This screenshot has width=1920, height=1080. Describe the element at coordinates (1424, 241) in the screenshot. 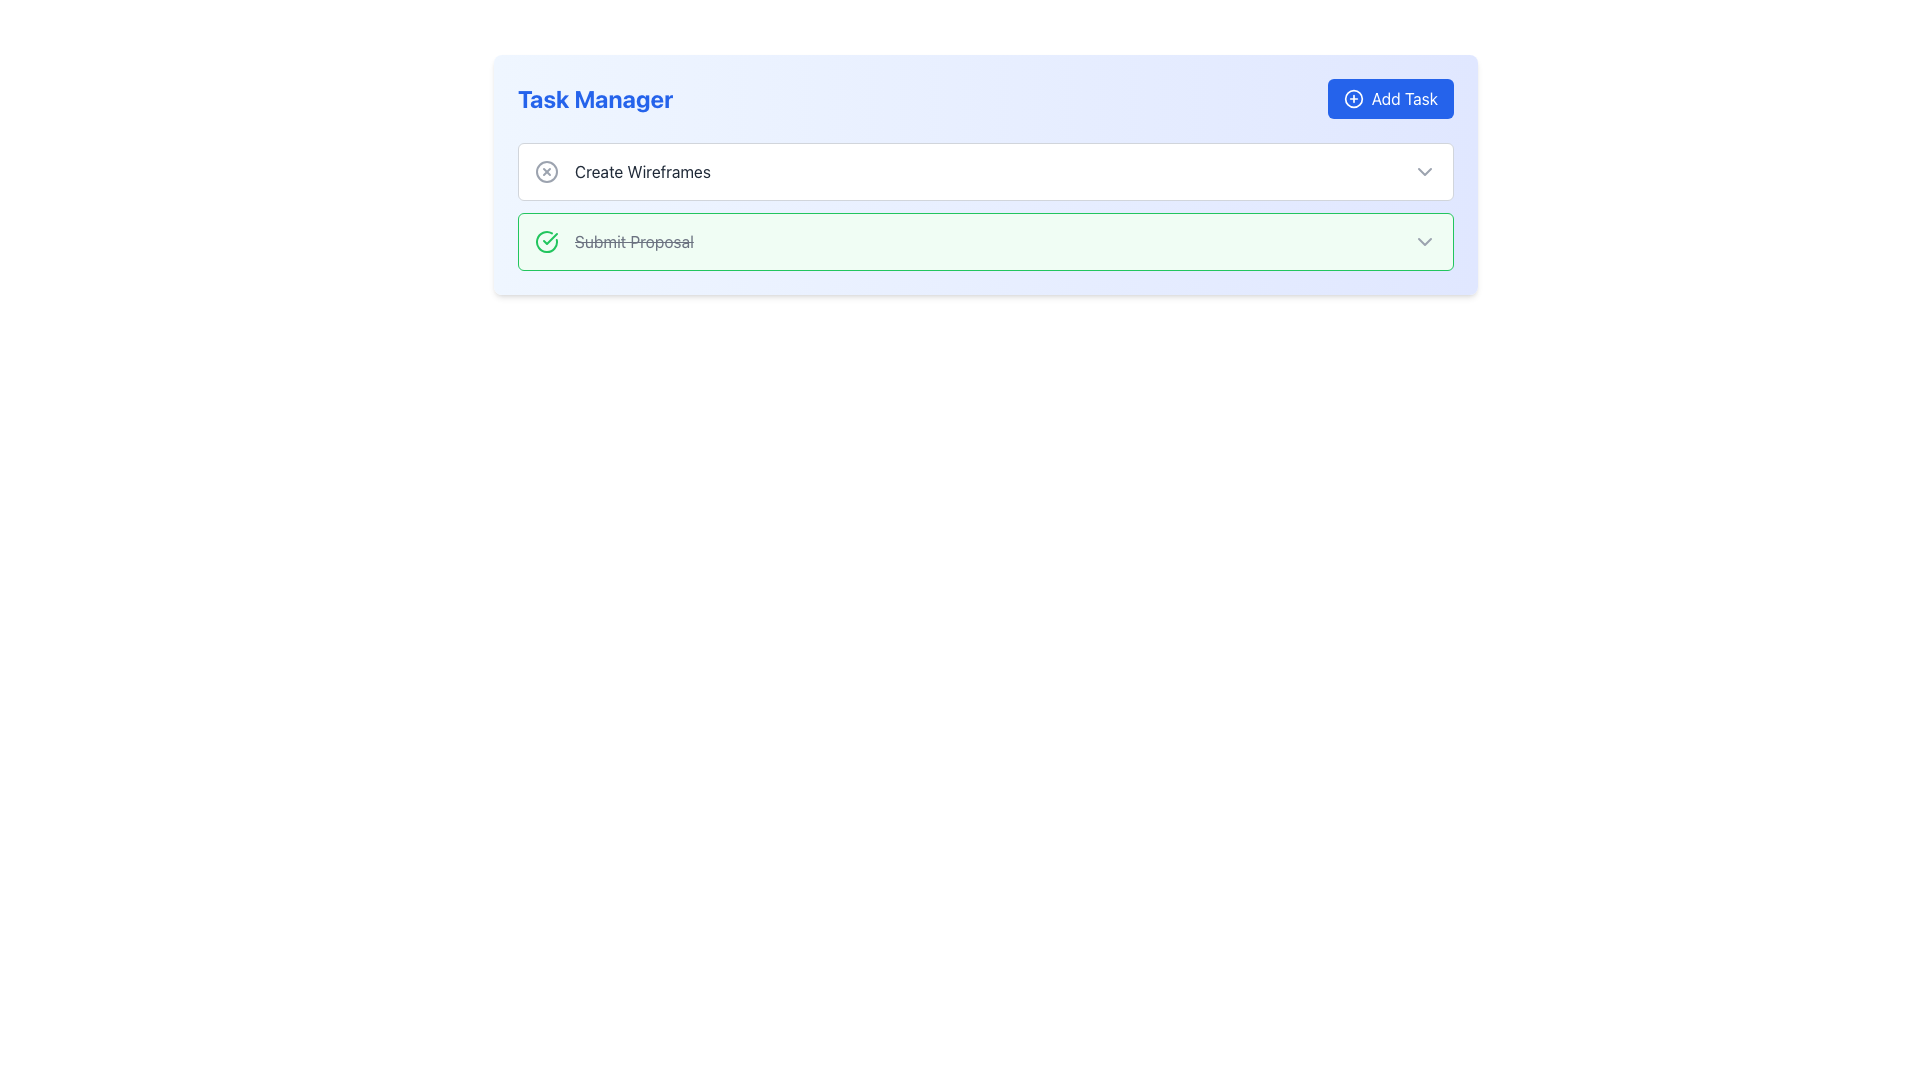

I see `the chevron-down dropdown indicator icon located on the far right of the 'Submit Proposal' section` at that location.